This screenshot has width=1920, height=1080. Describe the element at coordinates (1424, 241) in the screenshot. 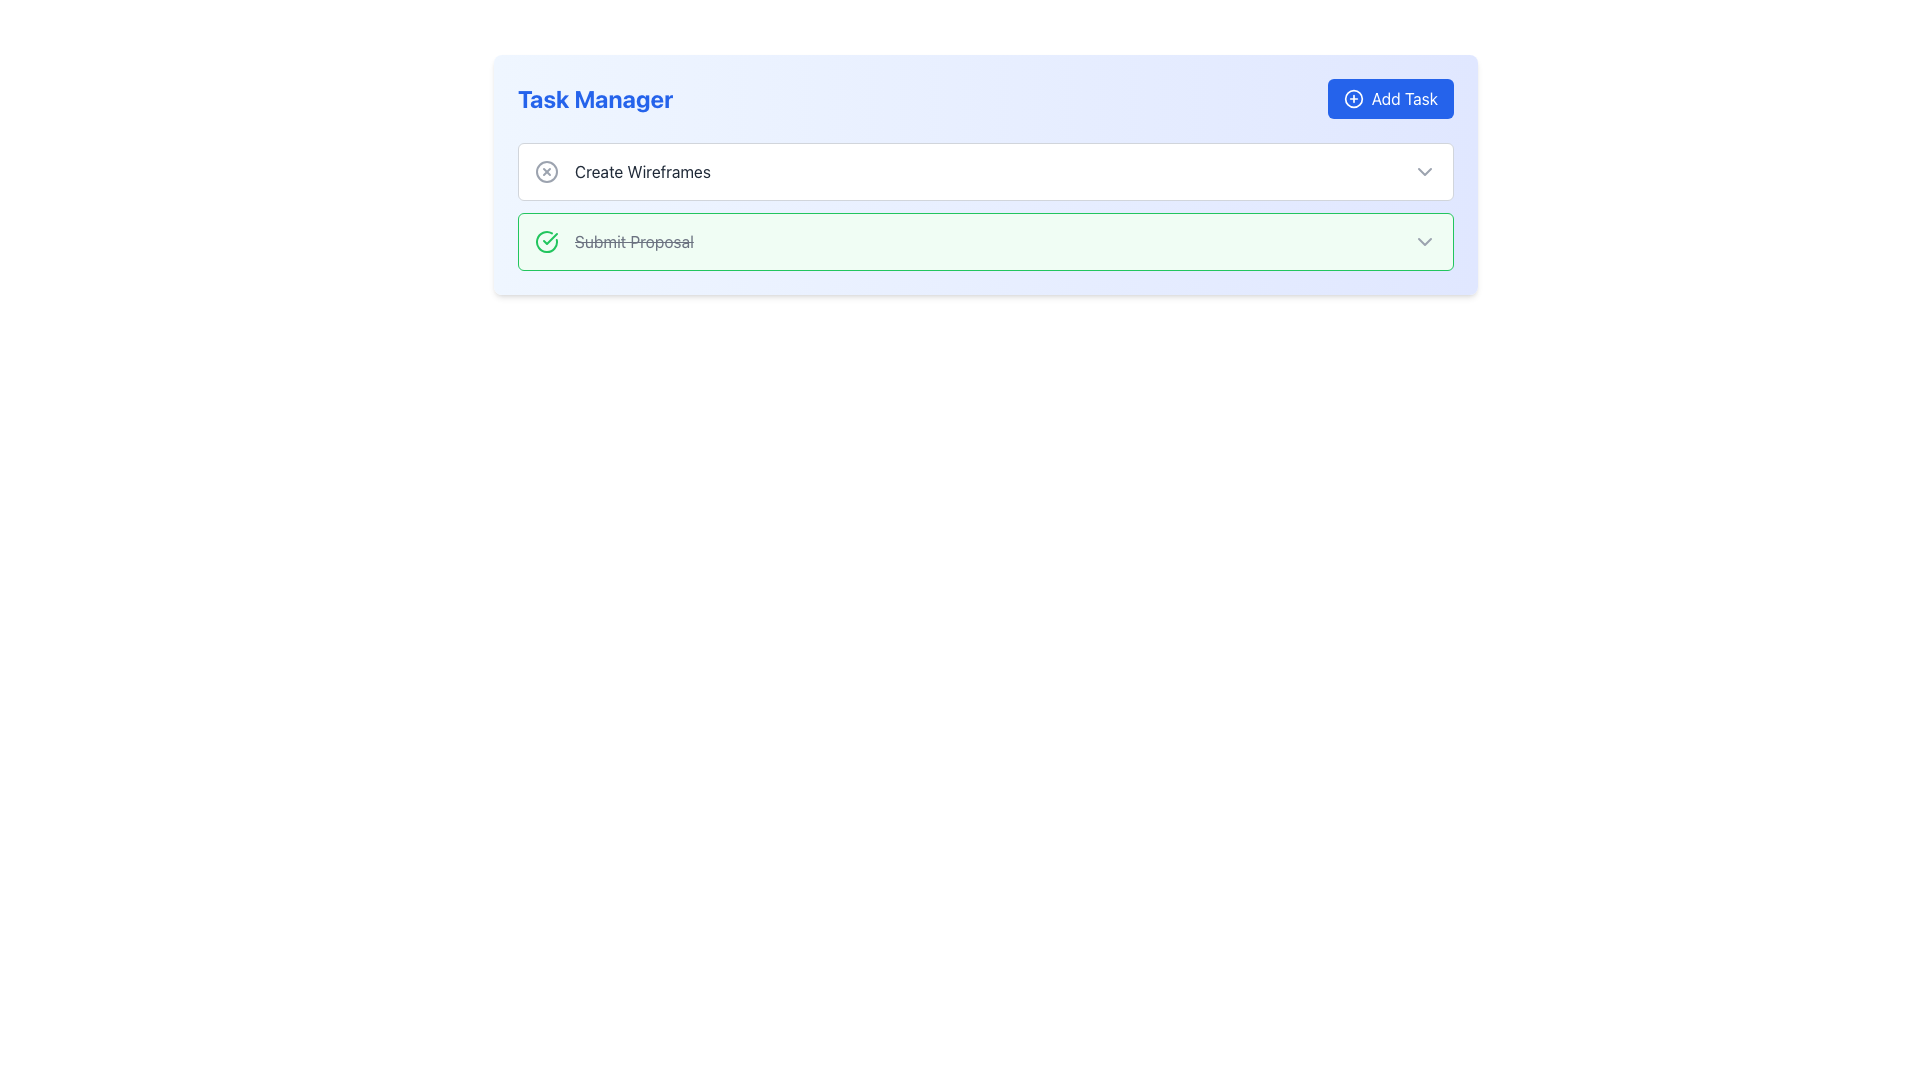

I see `the chevron-down dropdown indicator icon located on the far right of the 'Submit Proposal' section` at that location.